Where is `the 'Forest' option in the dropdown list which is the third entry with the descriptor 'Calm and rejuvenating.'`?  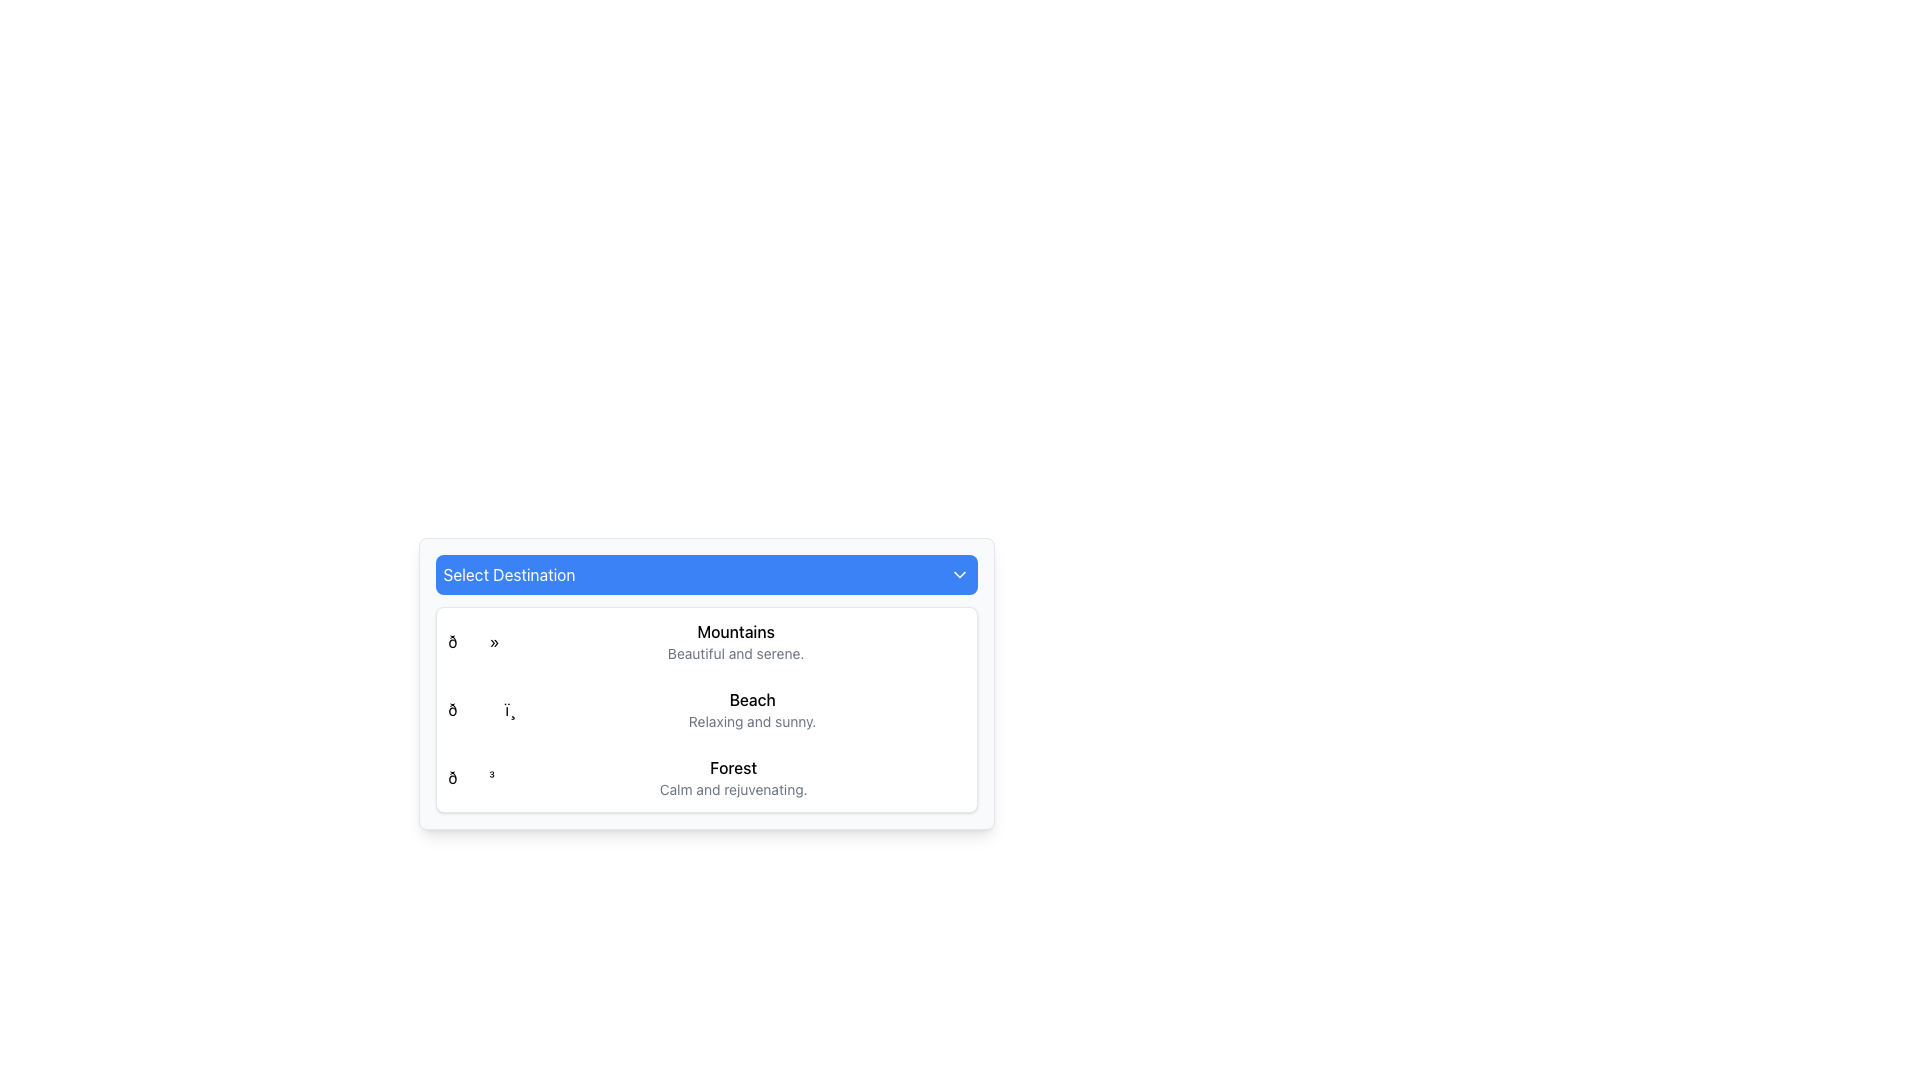
the 'Forest' option in the dropdown list which is the third entry with the descriptor 'Calm and rejuvenating.' is located at coordinates (732, 777).